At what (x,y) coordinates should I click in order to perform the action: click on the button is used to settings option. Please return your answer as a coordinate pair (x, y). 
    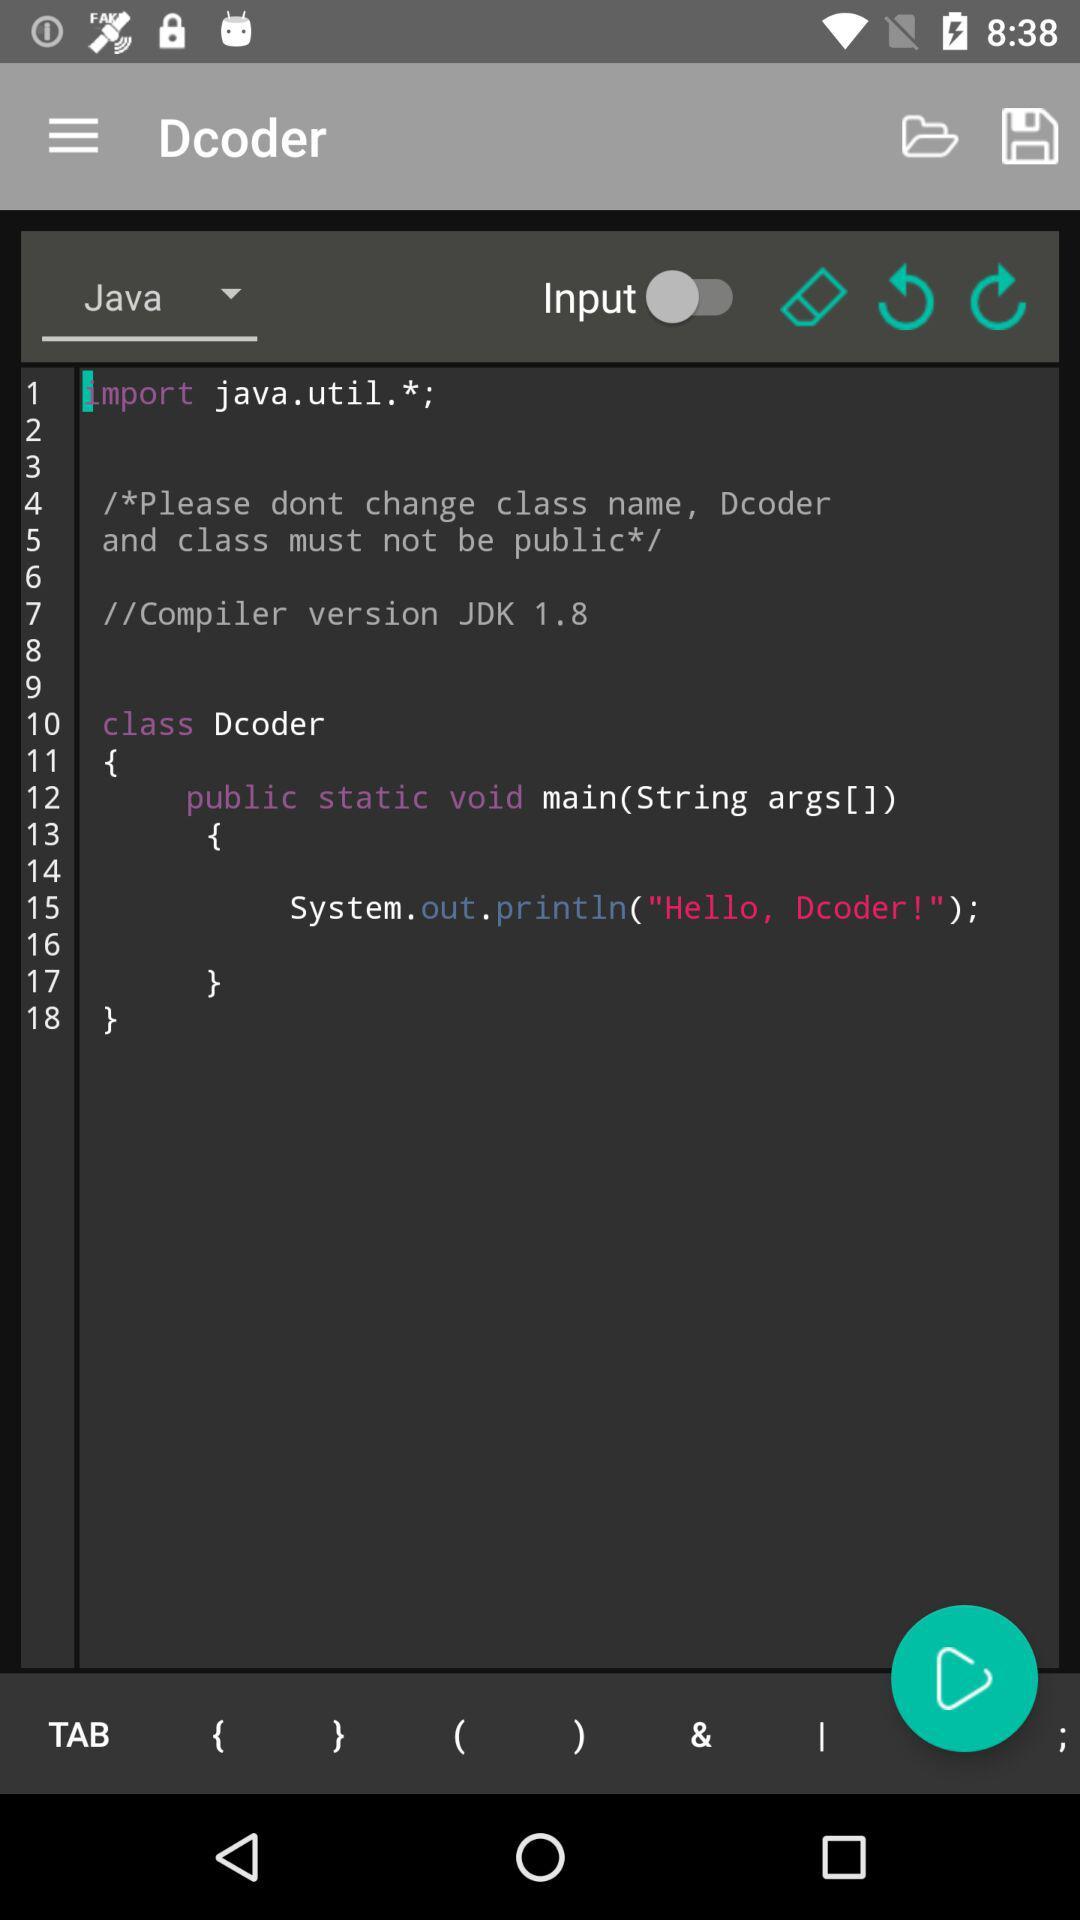
    Looking at the image, I should click on (813, 295).